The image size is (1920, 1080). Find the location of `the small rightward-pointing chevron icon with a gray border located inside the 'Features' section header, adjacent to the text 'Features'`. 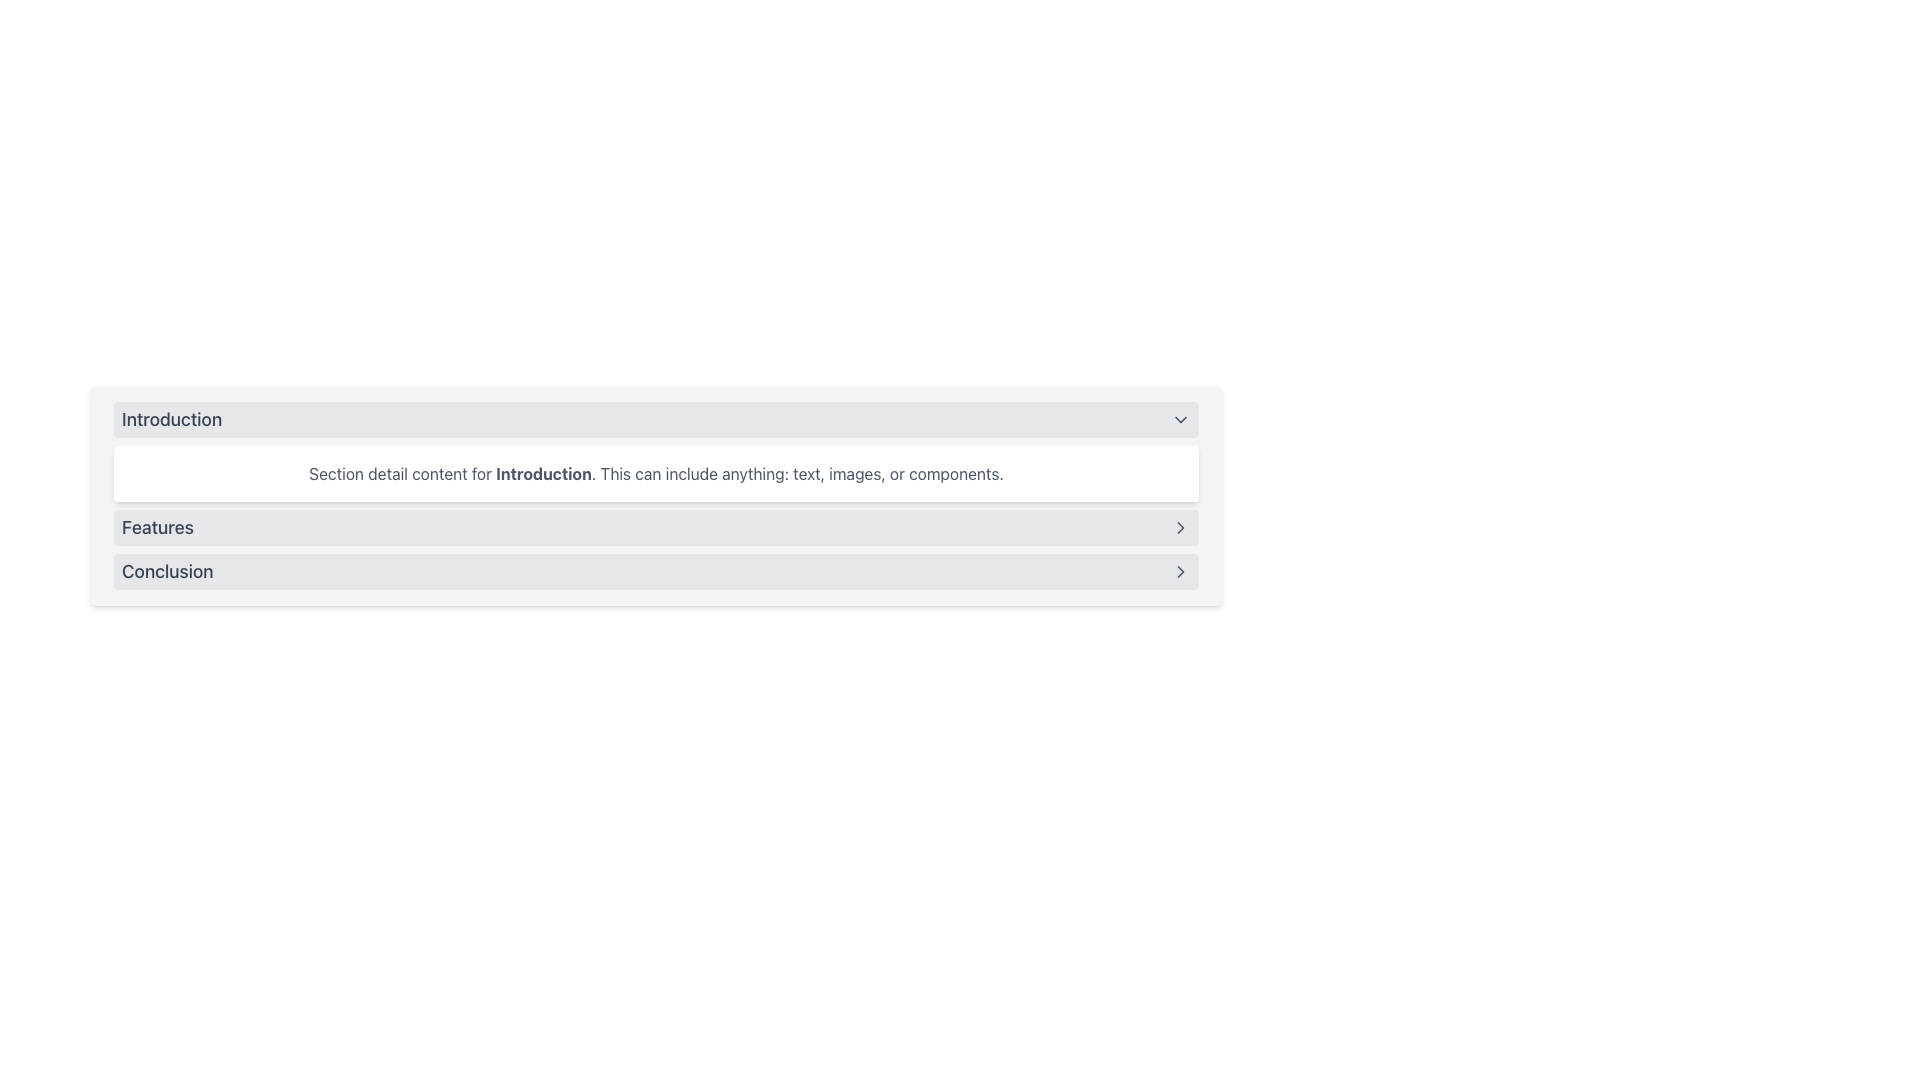

the small rightward-pointing chevron icon with a gray border located inside the 'Features' section header, adjacent to the text 'Features' is located at coordinates (1180, 527).